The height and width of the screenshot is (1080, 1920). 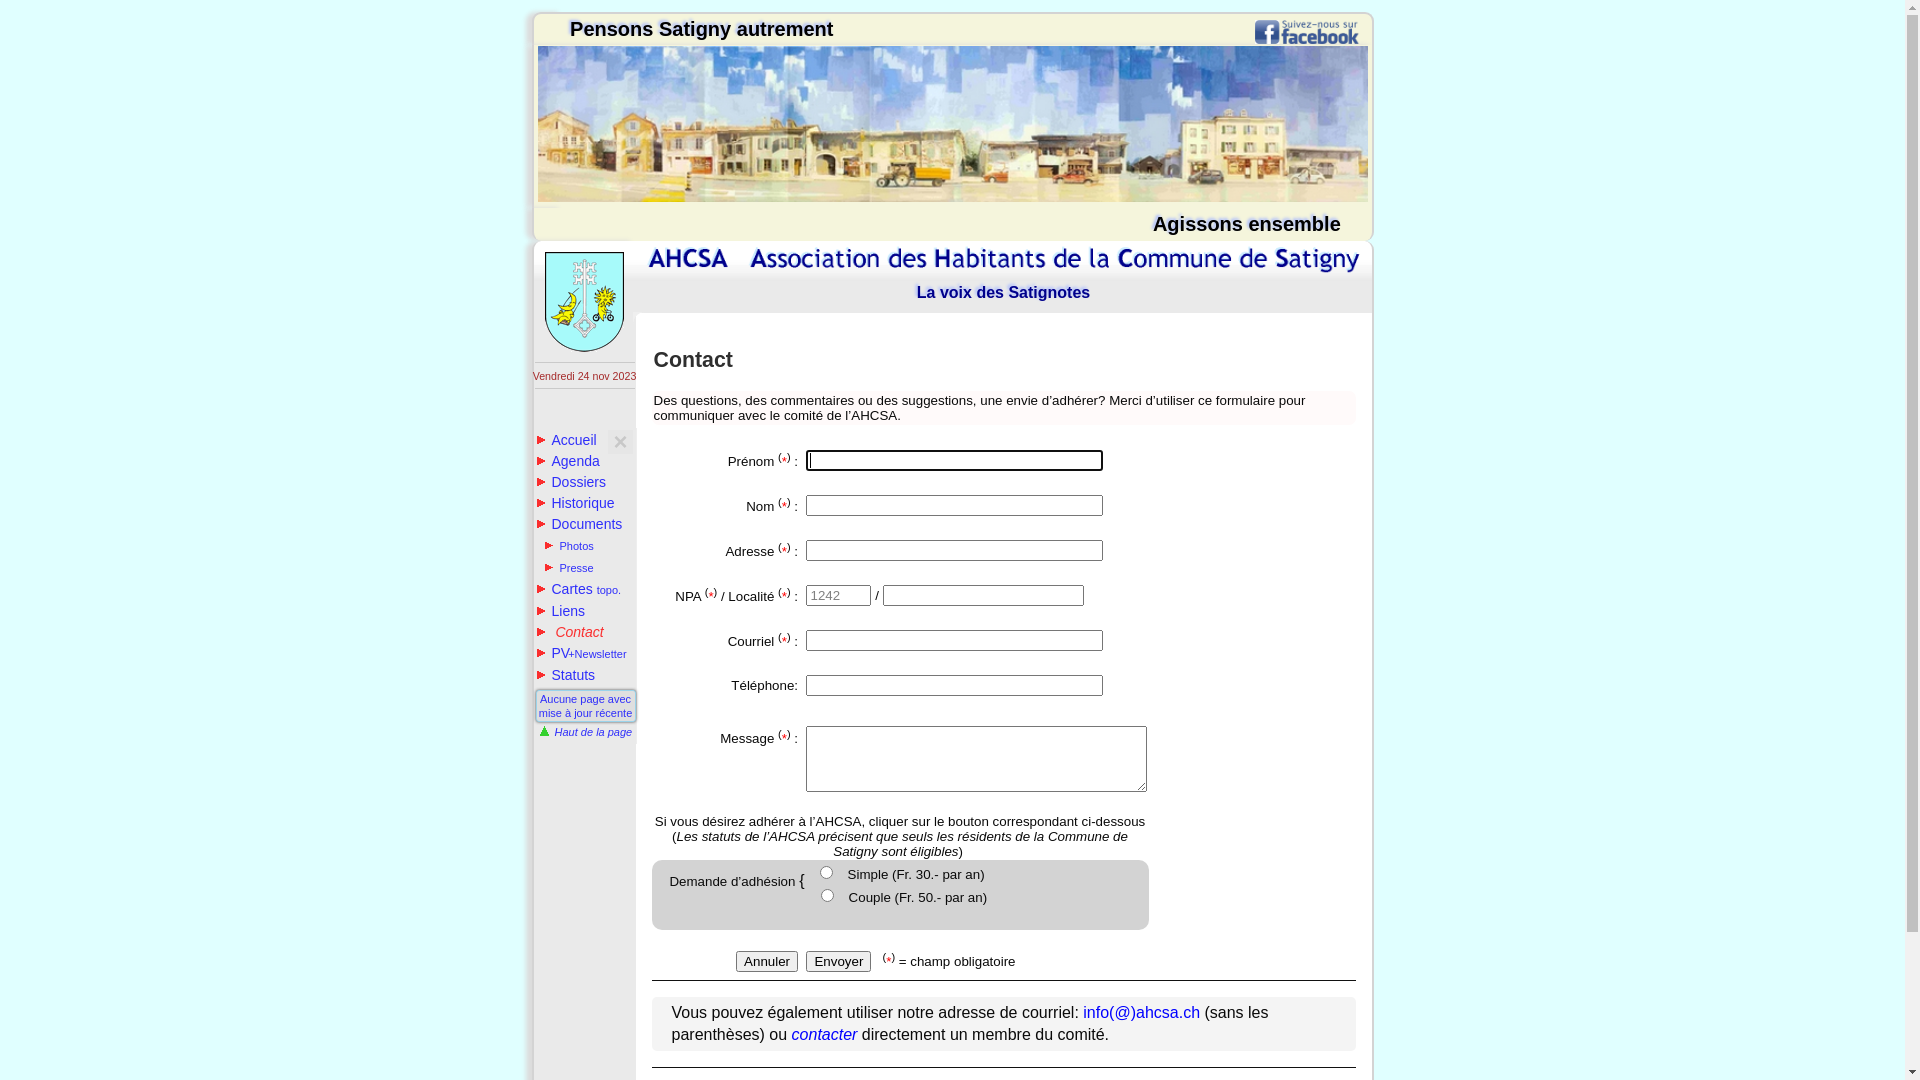 What do you see at coordinates (536, 523) in the screenshot?
I see `'Documents'` at bounding box center [536, 523].